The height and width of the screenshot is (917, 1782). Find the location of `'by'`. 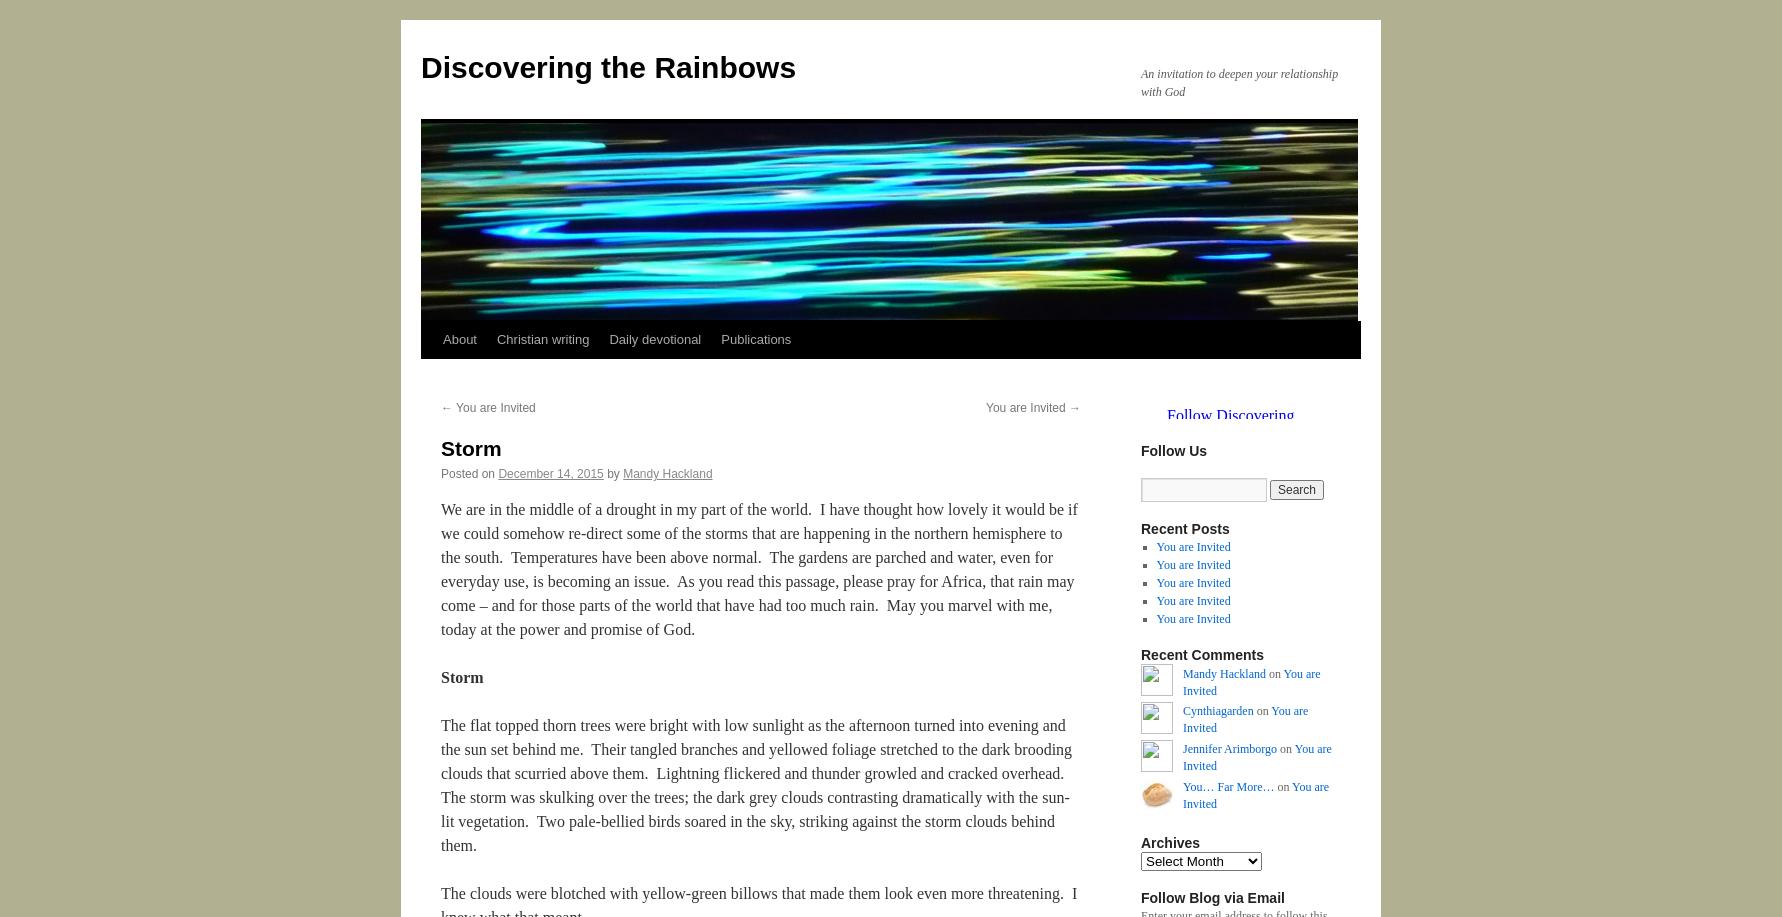

'by' is located at coordinates (613, 472).